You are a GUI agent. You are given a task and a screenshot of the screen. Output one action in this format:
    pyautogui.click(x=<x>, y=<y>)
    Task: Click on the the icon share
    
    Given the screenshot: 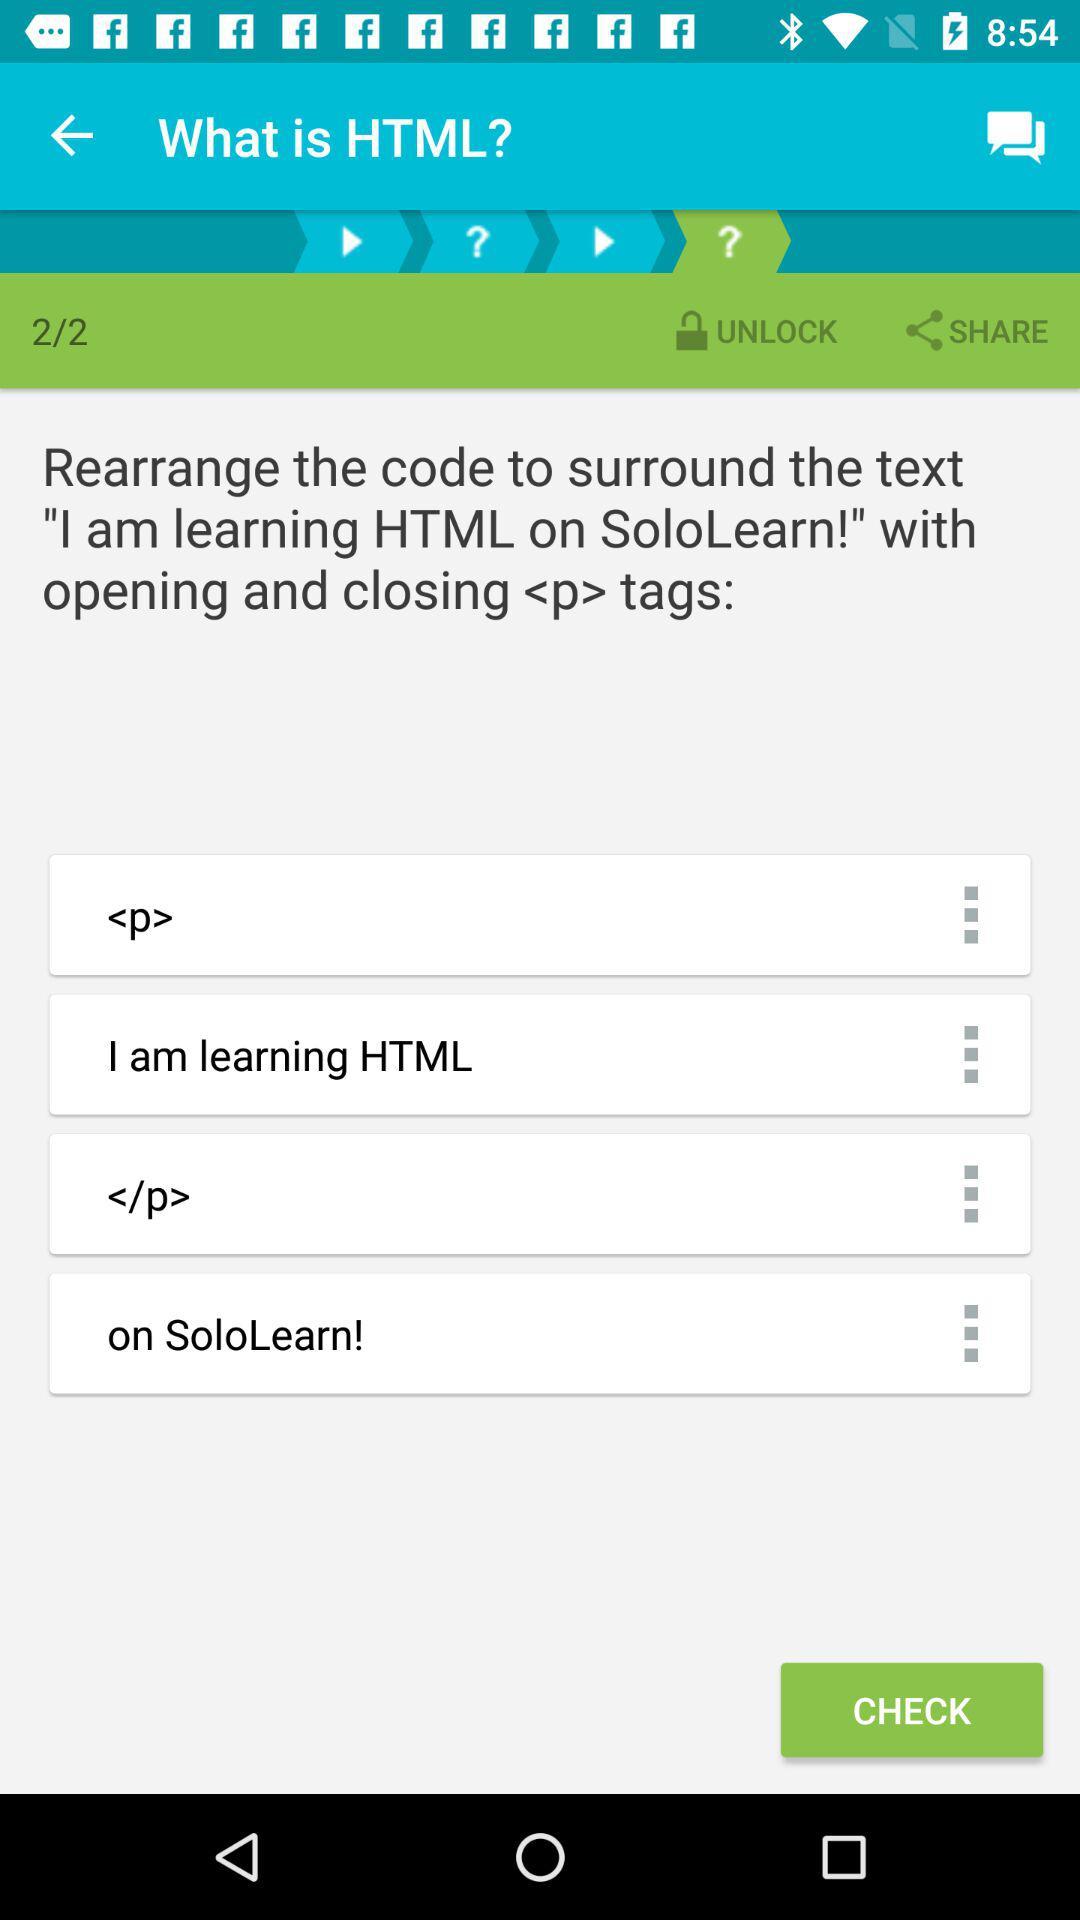 What is the action you would take?
    pyautogui.click(x=973, y=330)
    